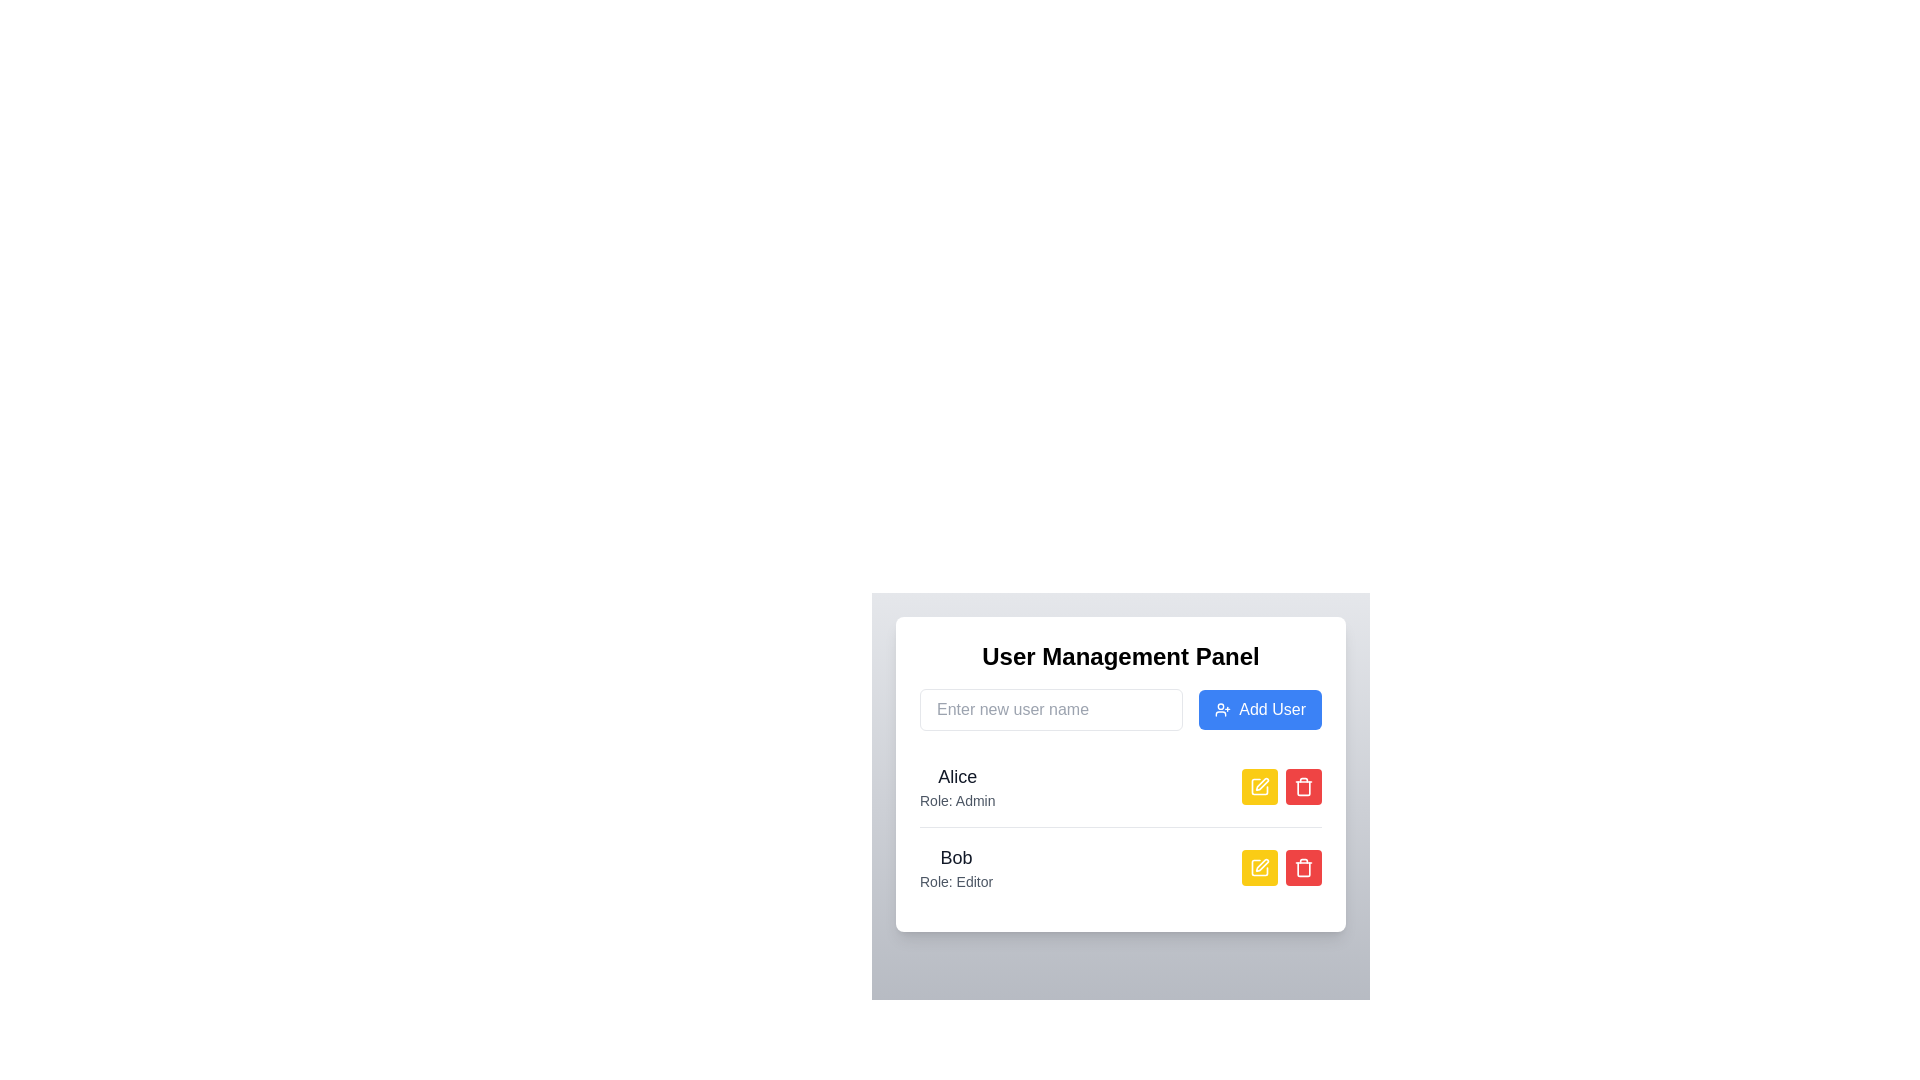 The image size is (1920, 1080). Describe the element at coordinates (1261, 864) in the screenshot. I see `the pen icon within the yellow rectangular button` at that location.